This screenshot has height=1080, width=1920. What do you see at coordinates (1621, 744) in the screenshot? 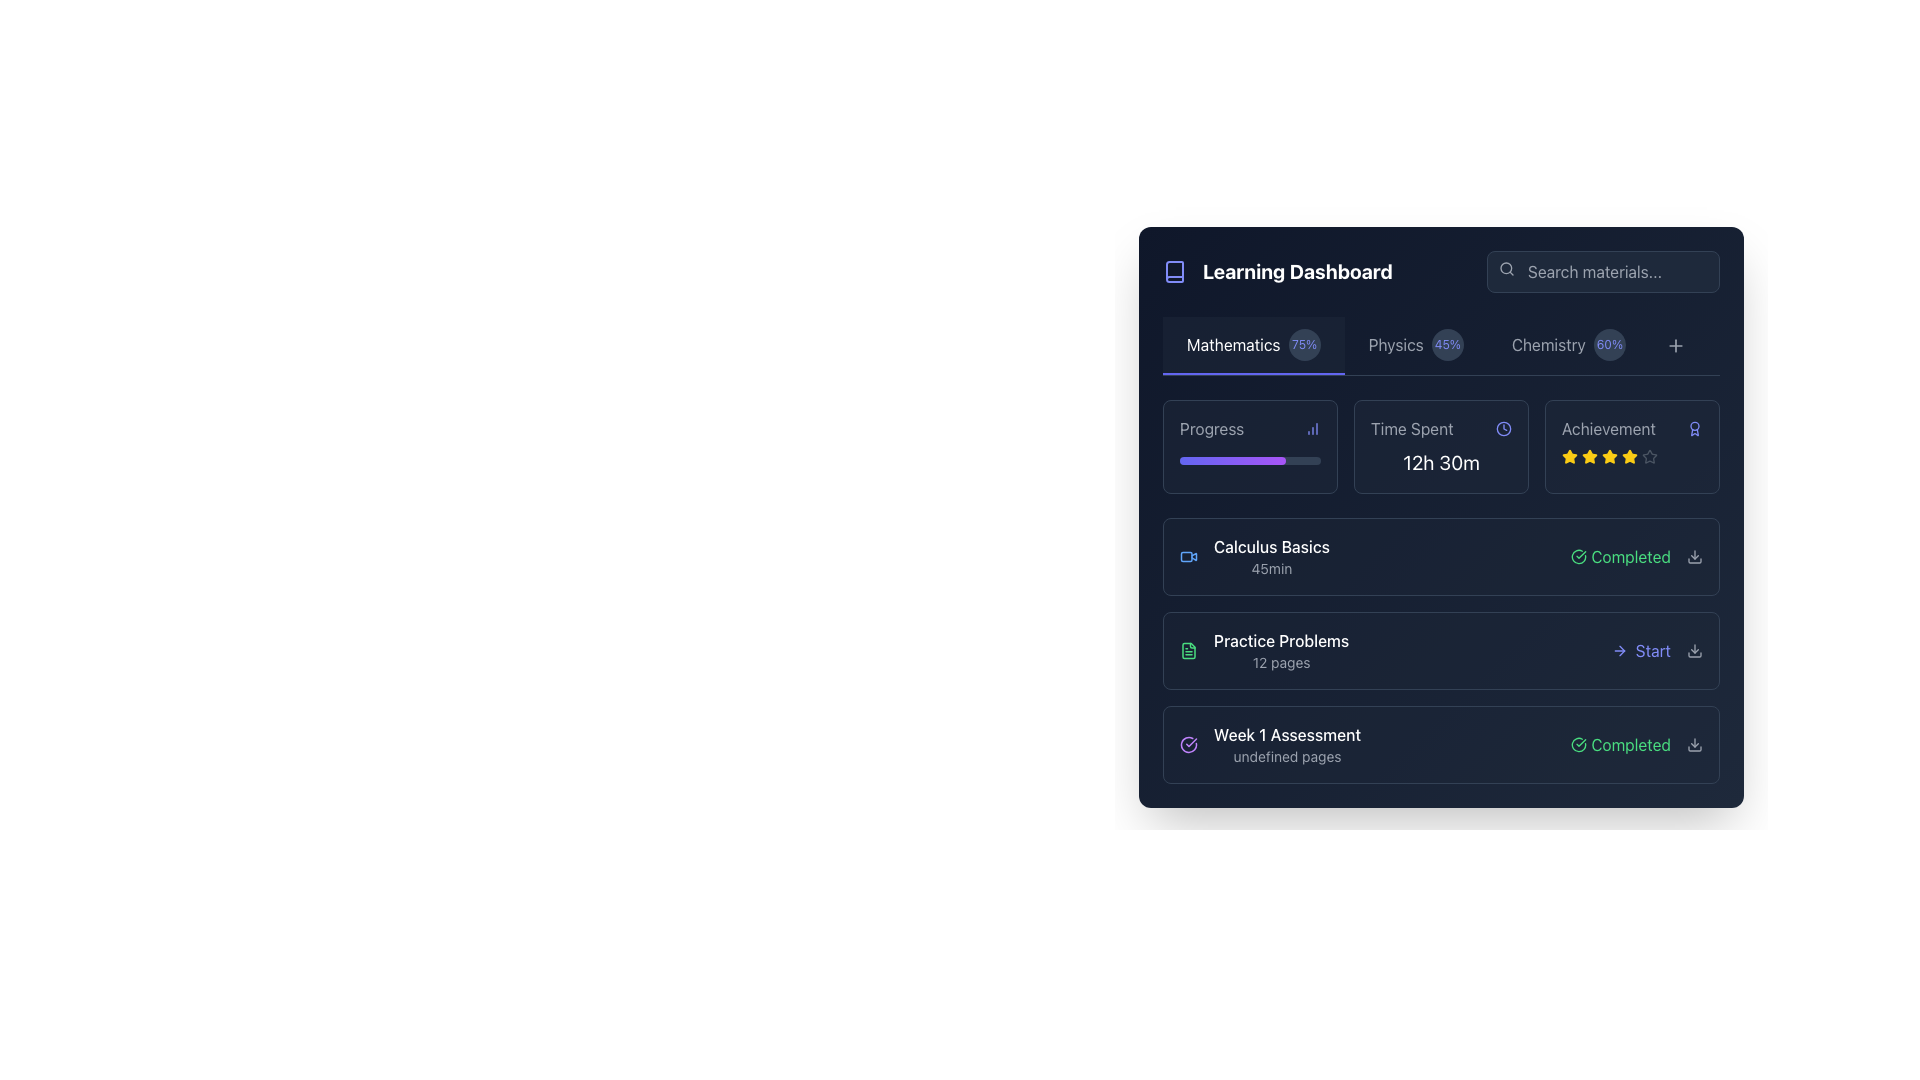
I see `the Status indicator element that indicates successful completion of a task or activity, located slightly to the right center of the item's title` at bounding box center [1621, 744].